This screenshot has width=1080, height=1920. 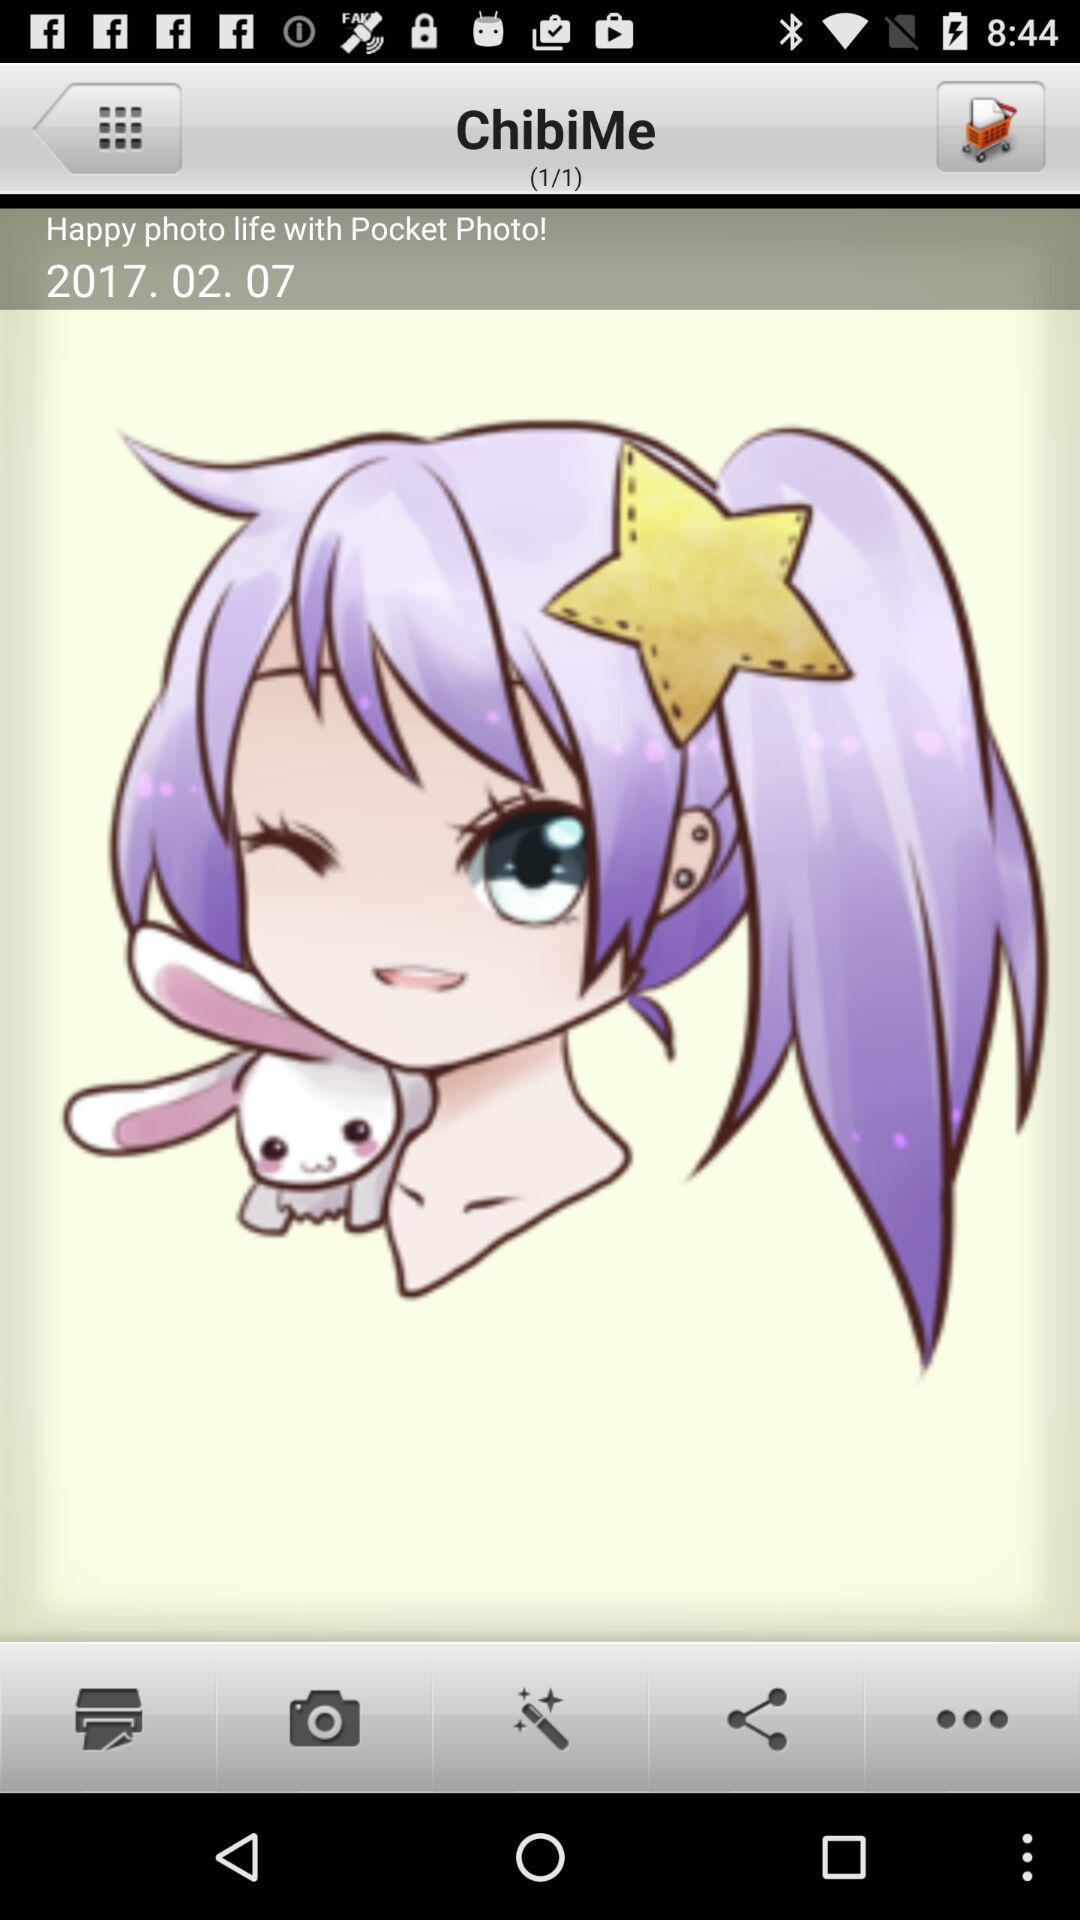 I want to click on camare, so click(x=323, y=1716).